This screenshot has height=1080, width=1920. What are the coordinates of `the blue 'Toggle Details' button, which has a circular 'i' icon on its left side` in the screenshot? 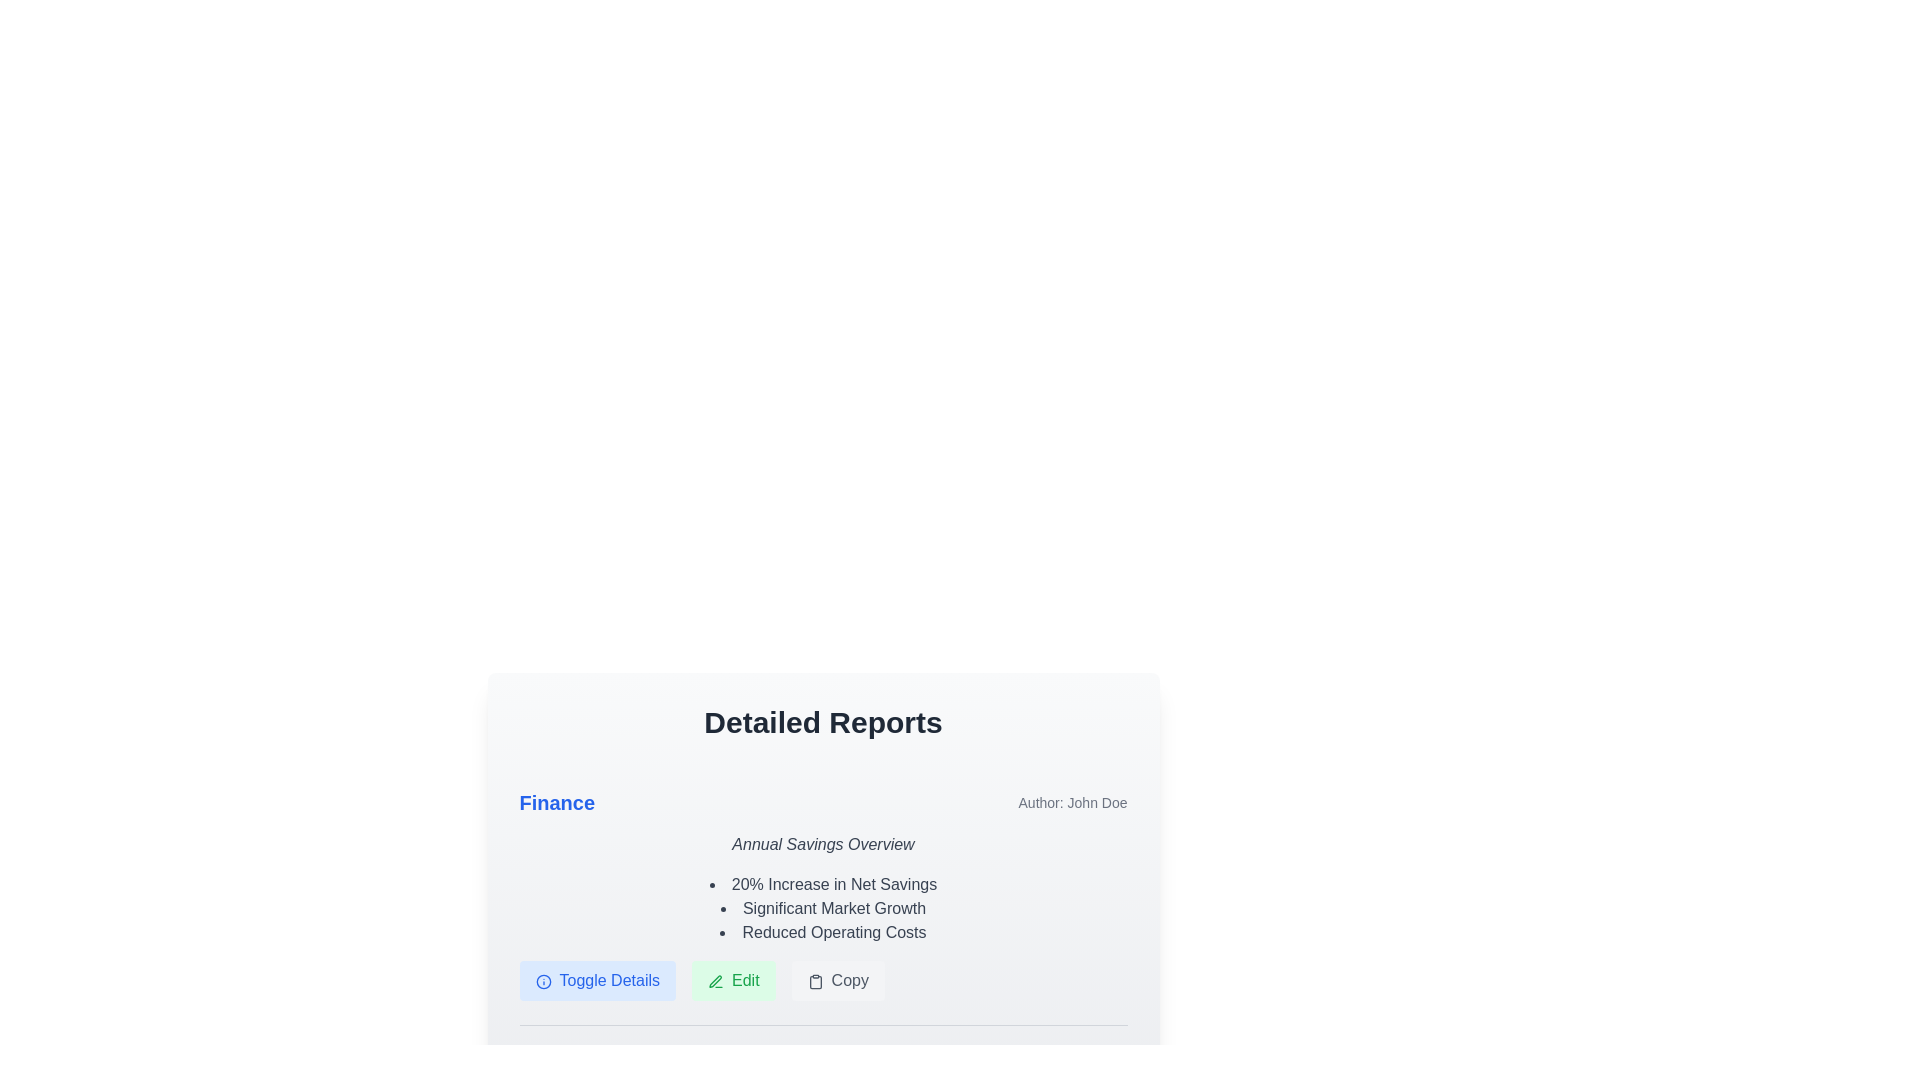 It's located at (596, 979).